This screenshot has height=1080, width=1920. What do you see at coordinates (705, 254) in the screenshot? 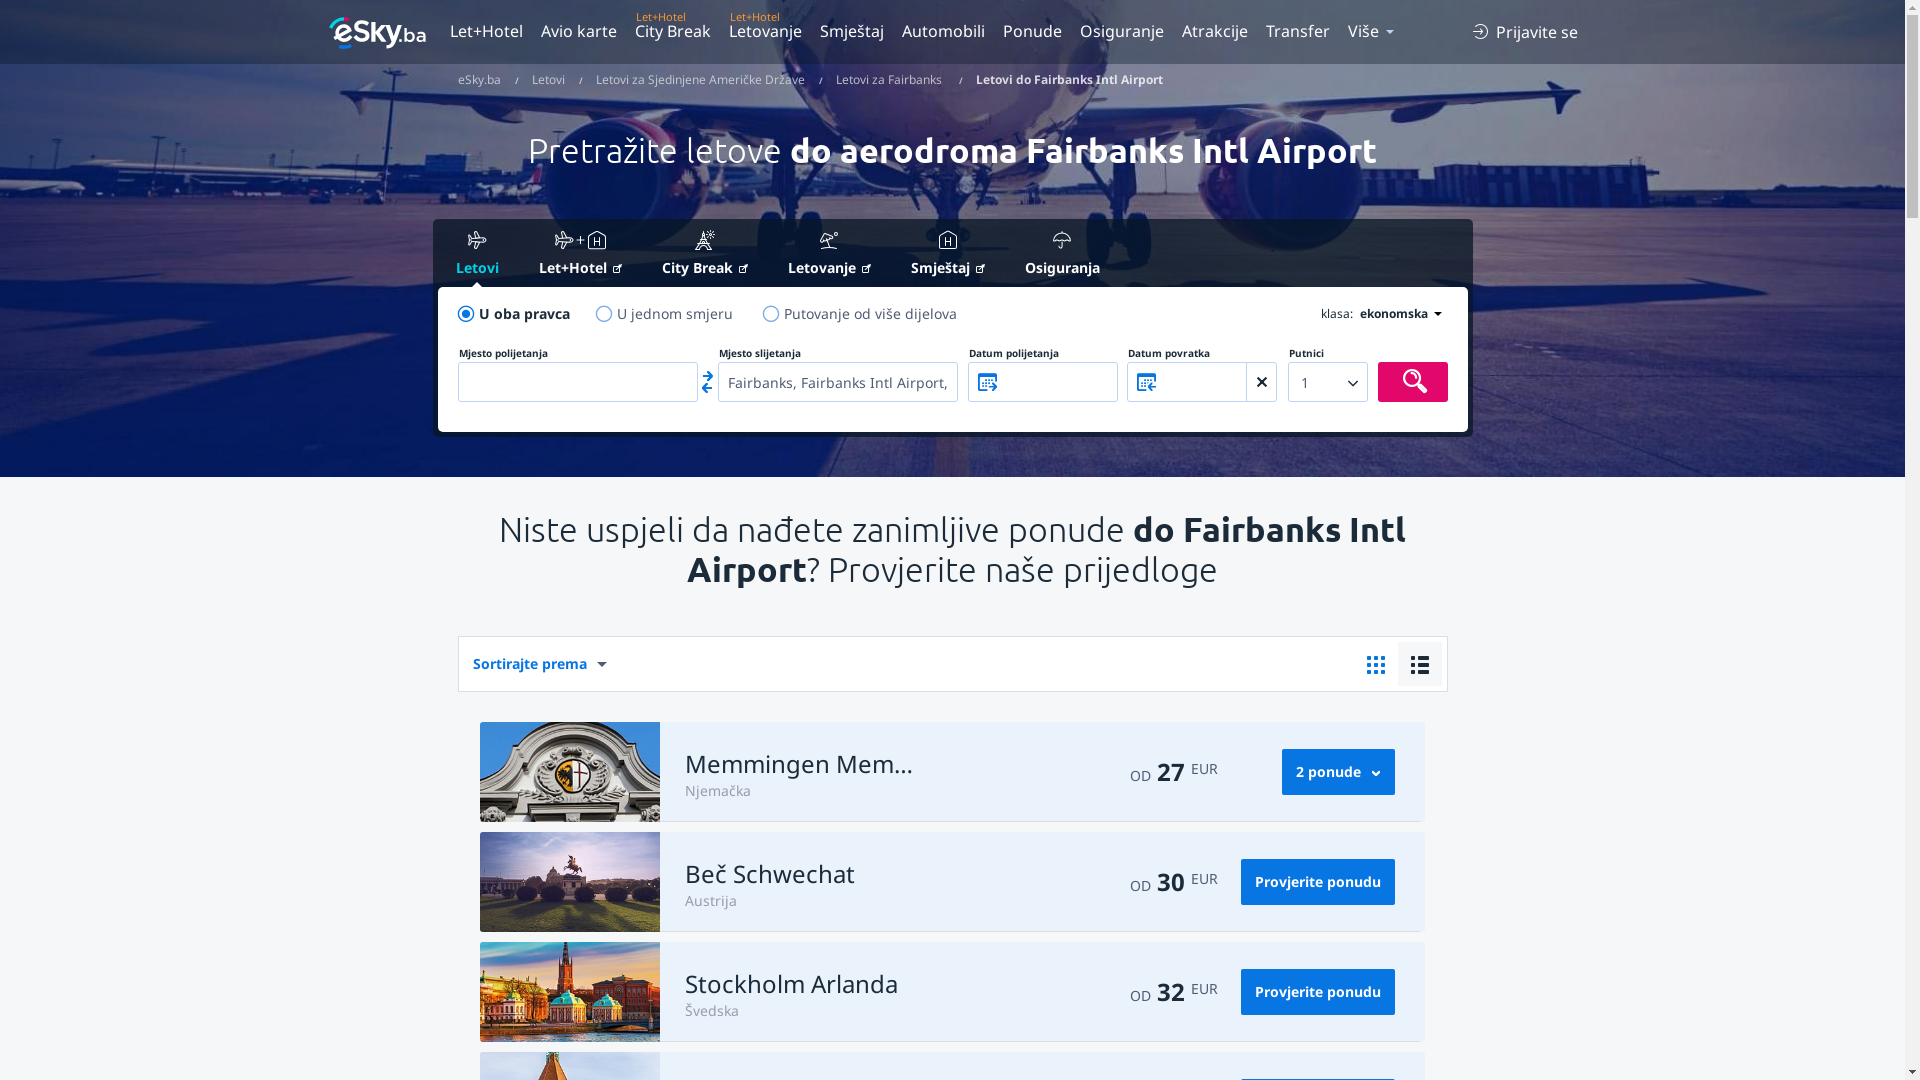
I see `'City Break'` at bounding box center [705, 254].